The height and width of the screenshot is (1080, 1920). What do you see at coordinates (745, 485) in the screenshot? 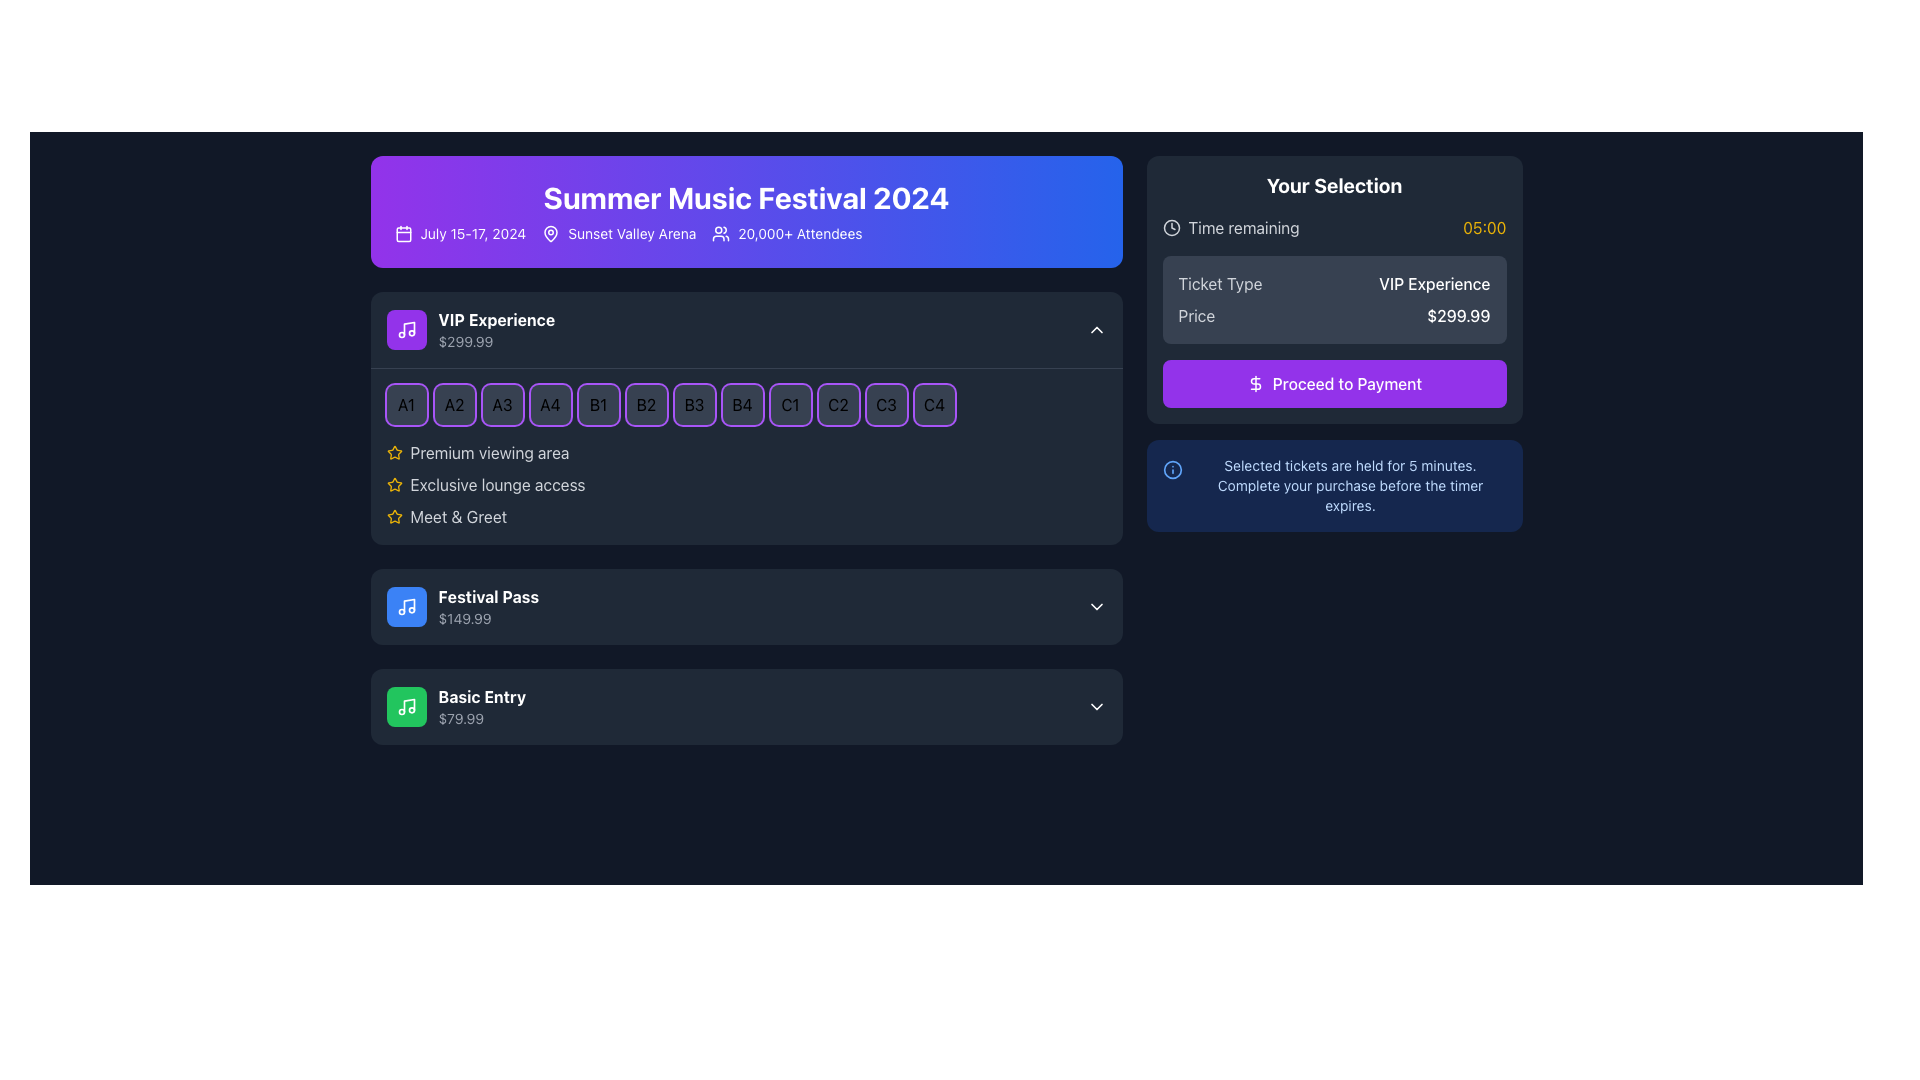
I see `text 'Exclusive lounge access' in the yellow star icon label located in the VIP Experience section` at bounding box center [745, 485].